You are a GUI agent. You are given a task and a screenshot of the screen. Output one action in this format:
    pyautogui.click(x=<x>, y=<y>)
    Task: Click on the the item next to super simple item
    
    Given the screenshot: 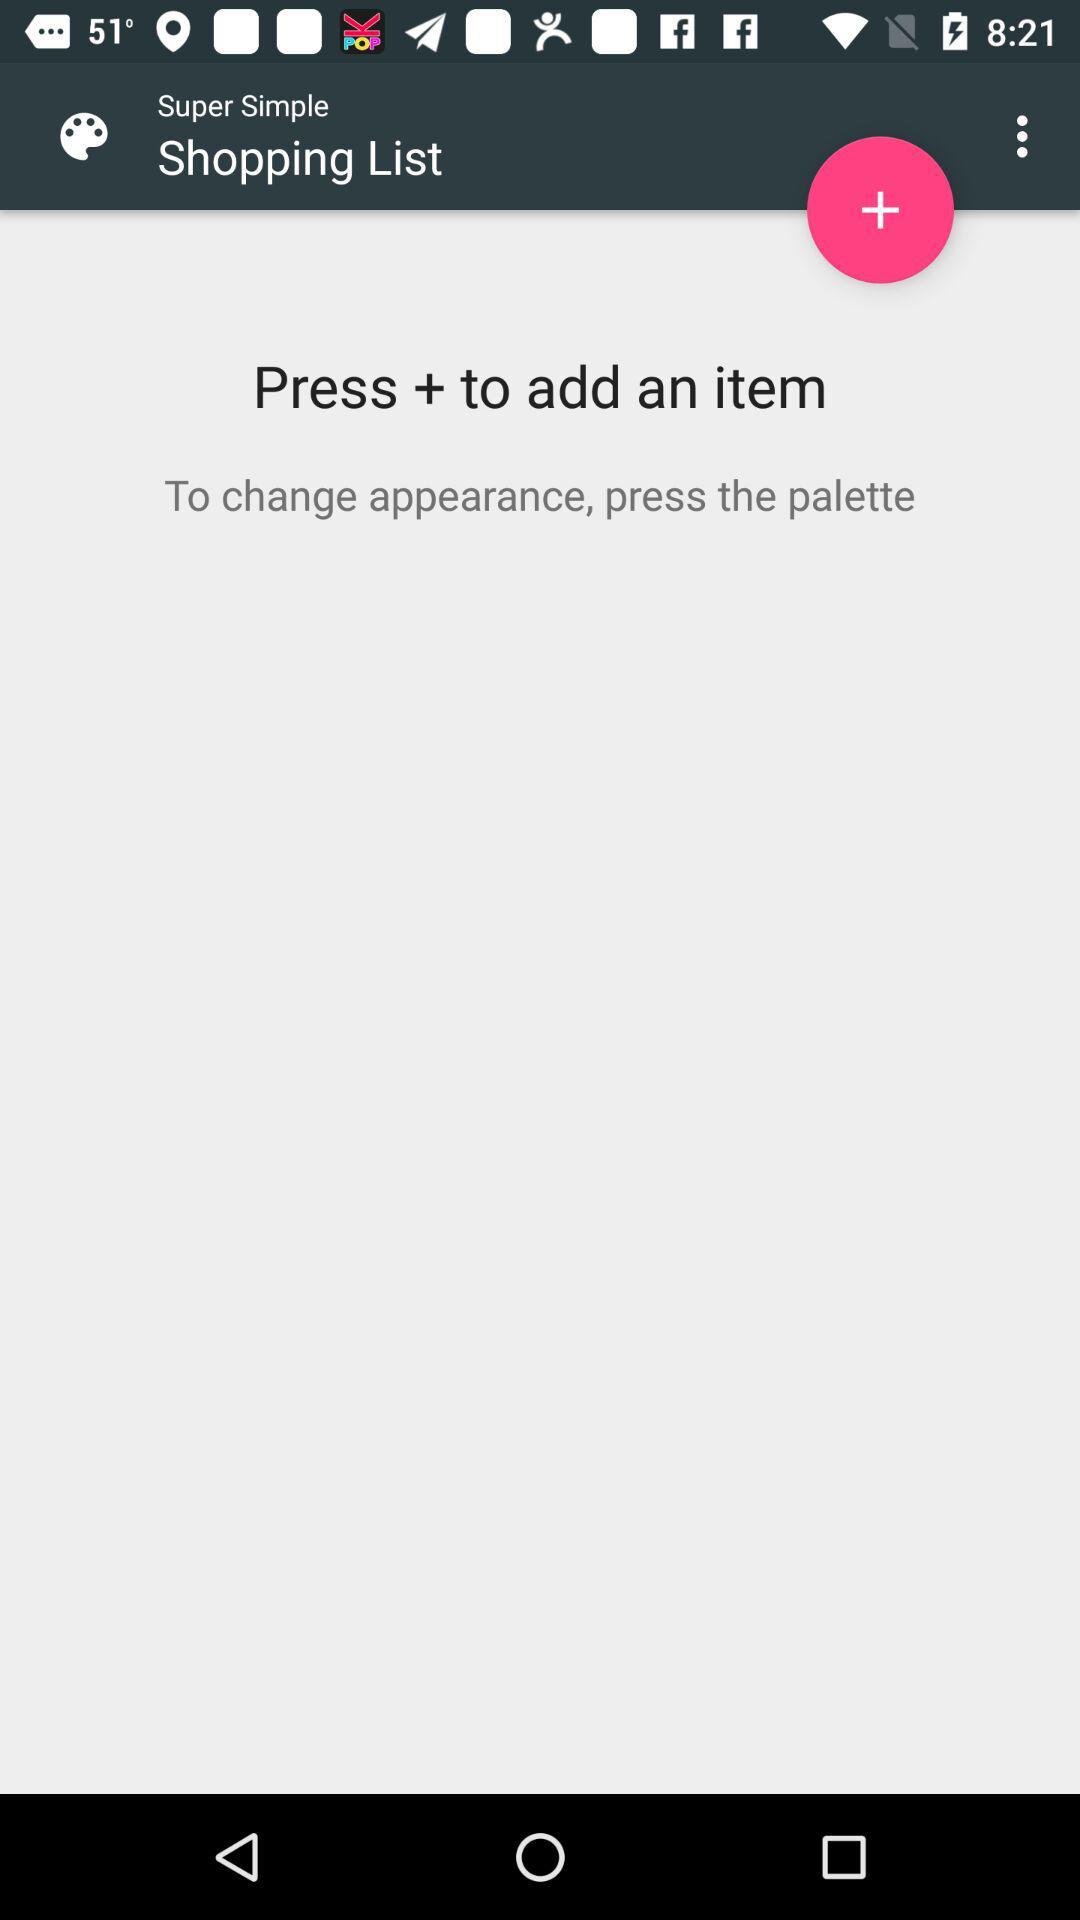 What is the action you would take?
    pyautogui.click(x=99, y=135)
    